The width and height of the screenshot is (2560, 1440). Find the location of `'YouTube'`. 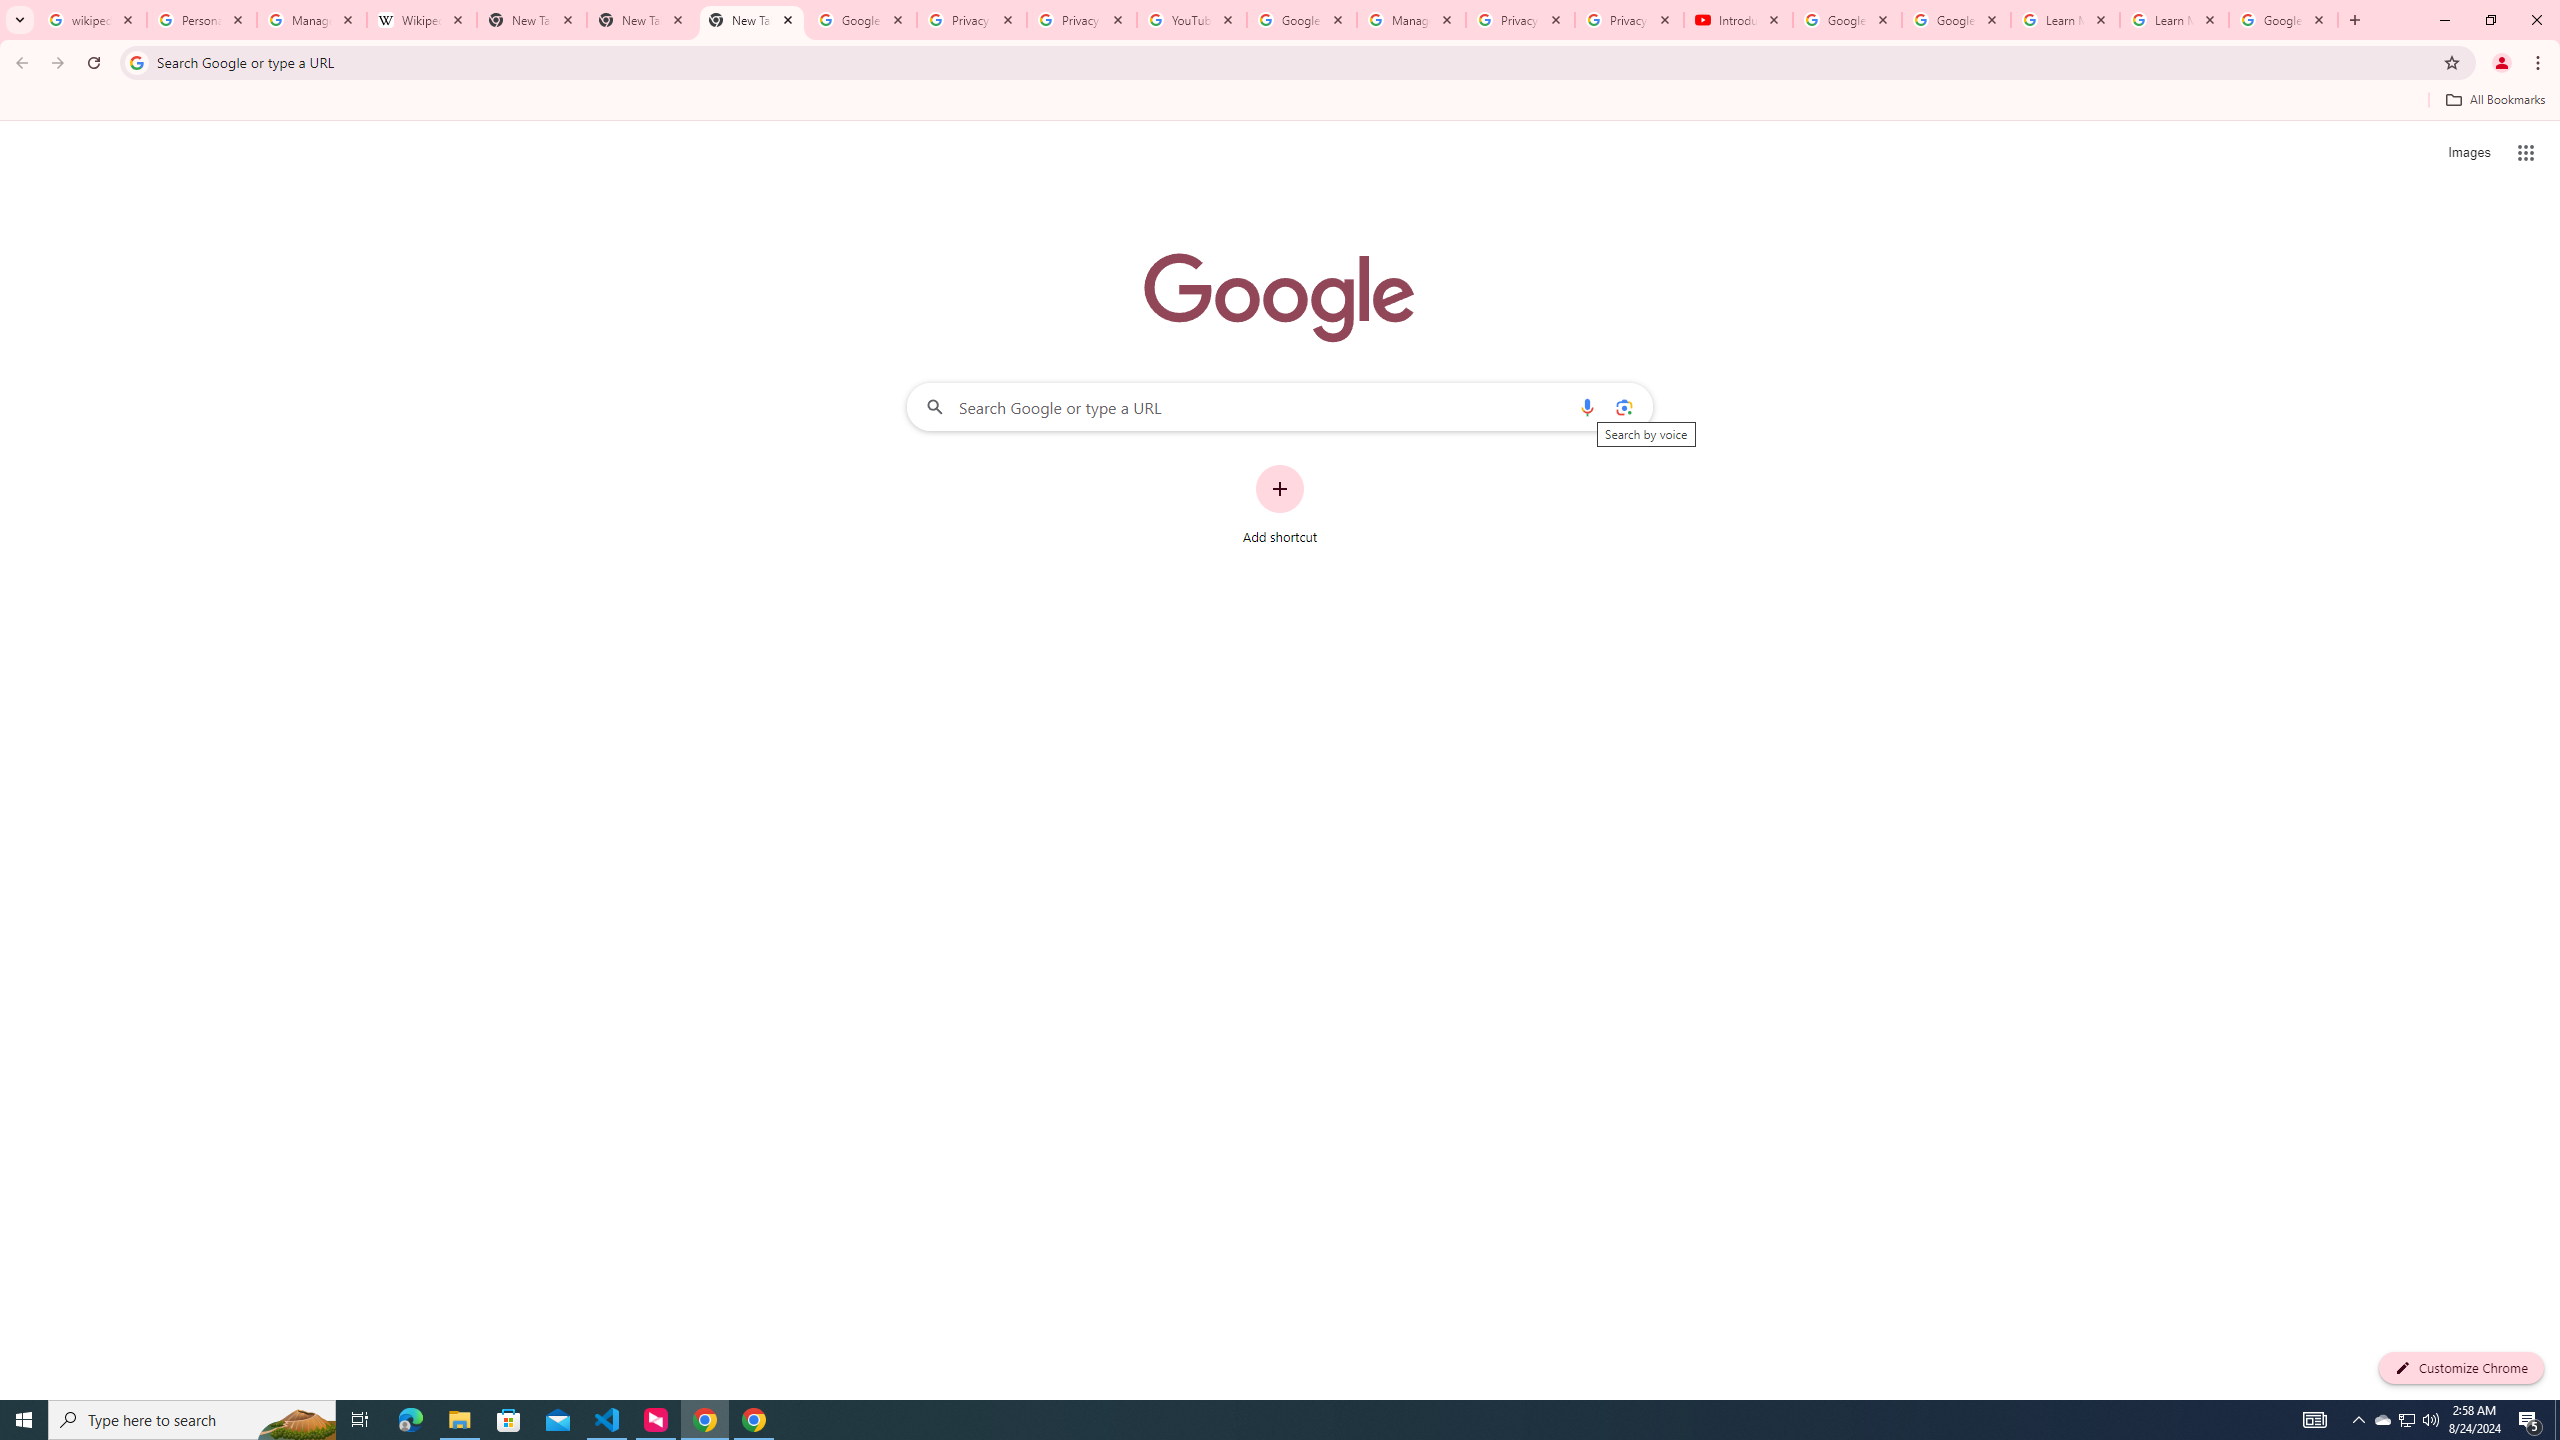

'YouTube' is located at coordinates (1191, 19).